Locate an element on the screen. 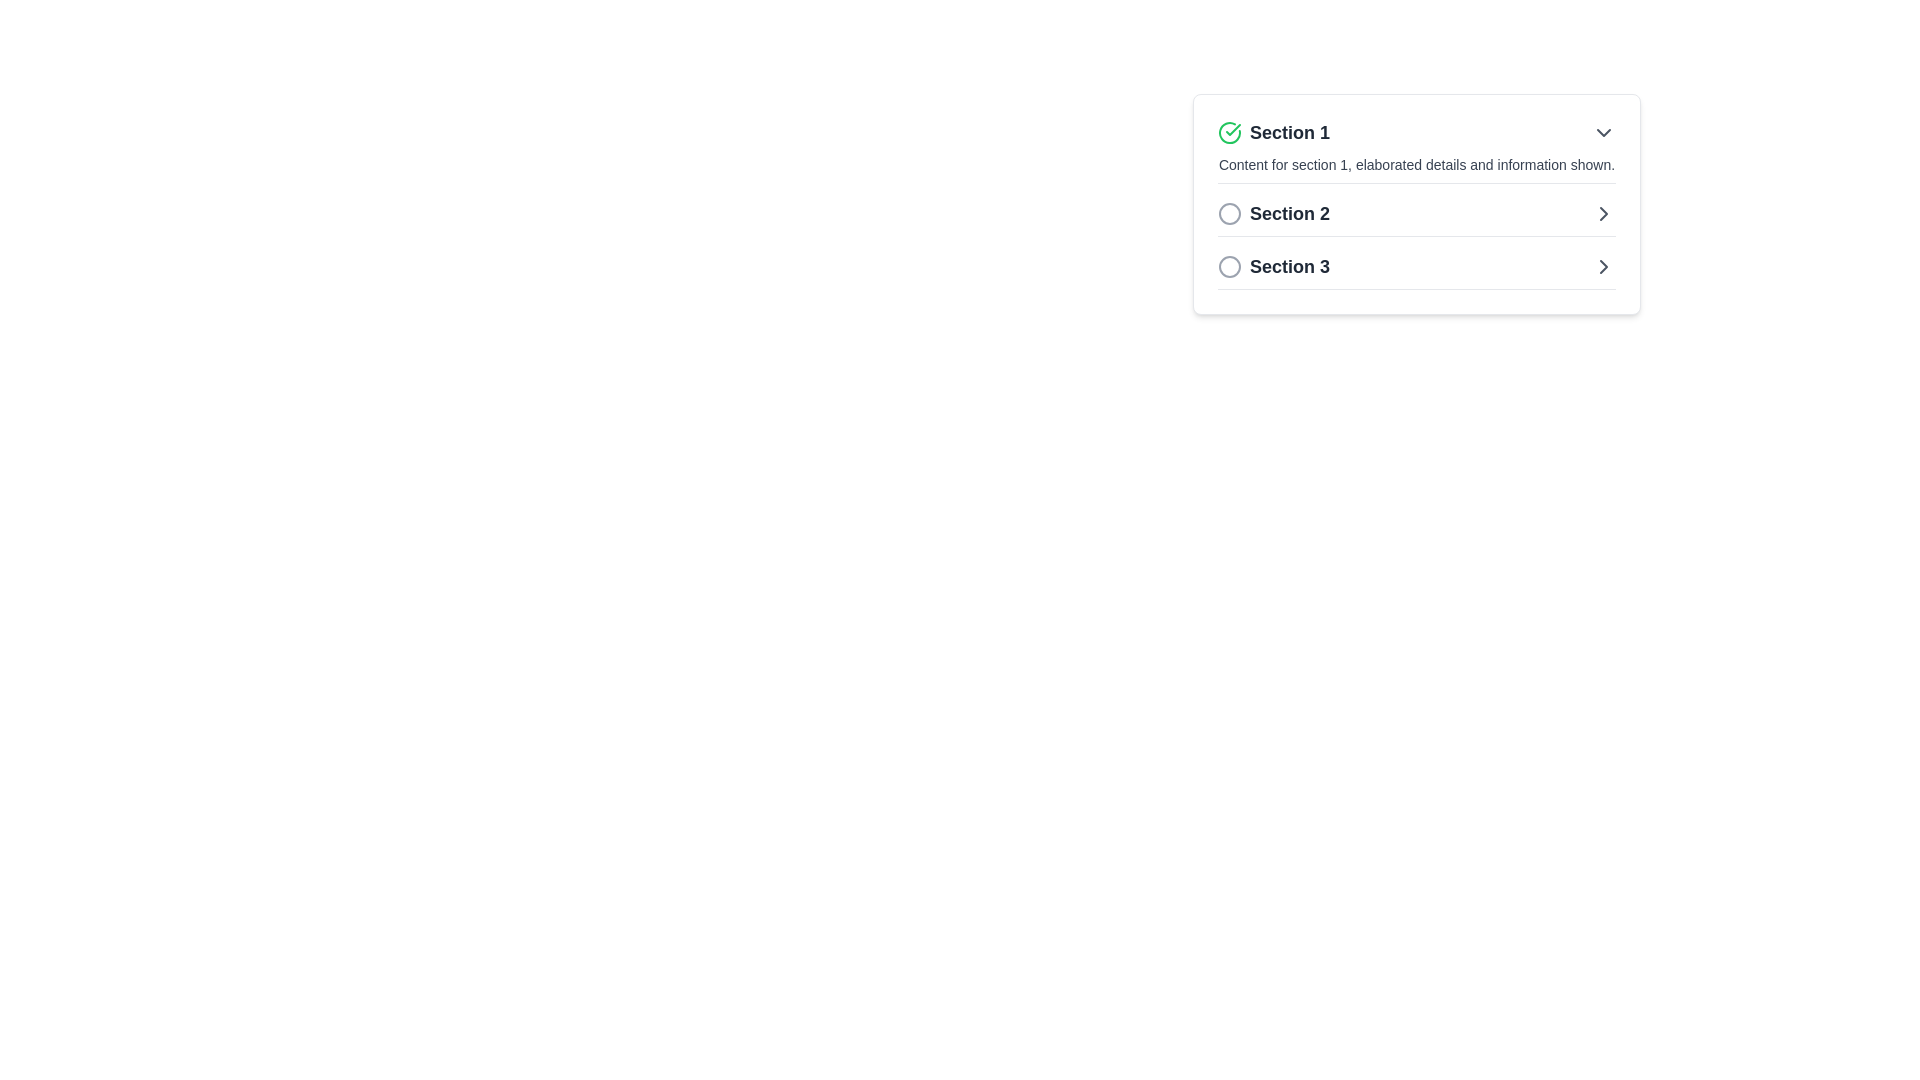 The height and width of the screenshot is (1080, 1920). the chevron icon located at the far right side of the row labeled 'Section 2' is located at coordinates (1603, 213).